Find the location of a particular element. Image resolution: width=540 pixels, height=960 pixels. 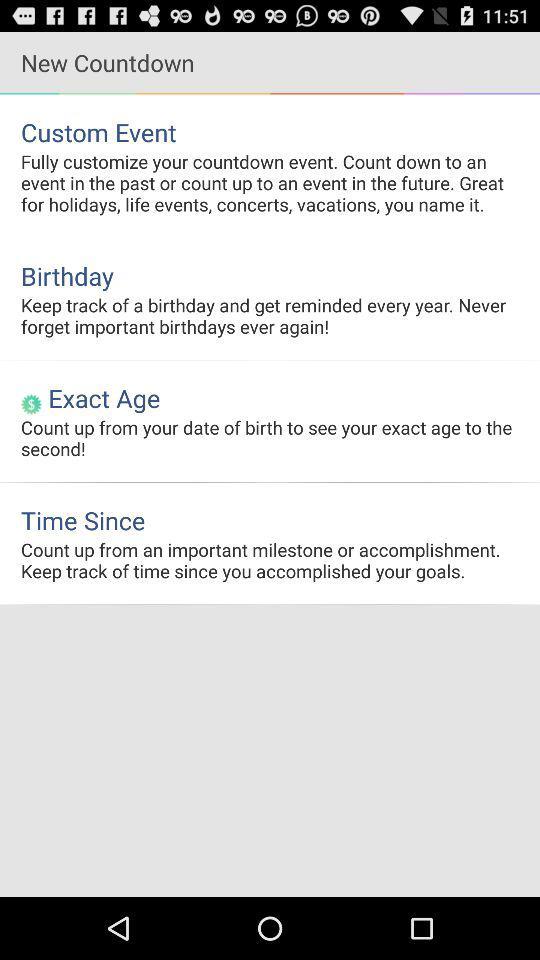

fully customize your item is located at coordinates (270, 182).